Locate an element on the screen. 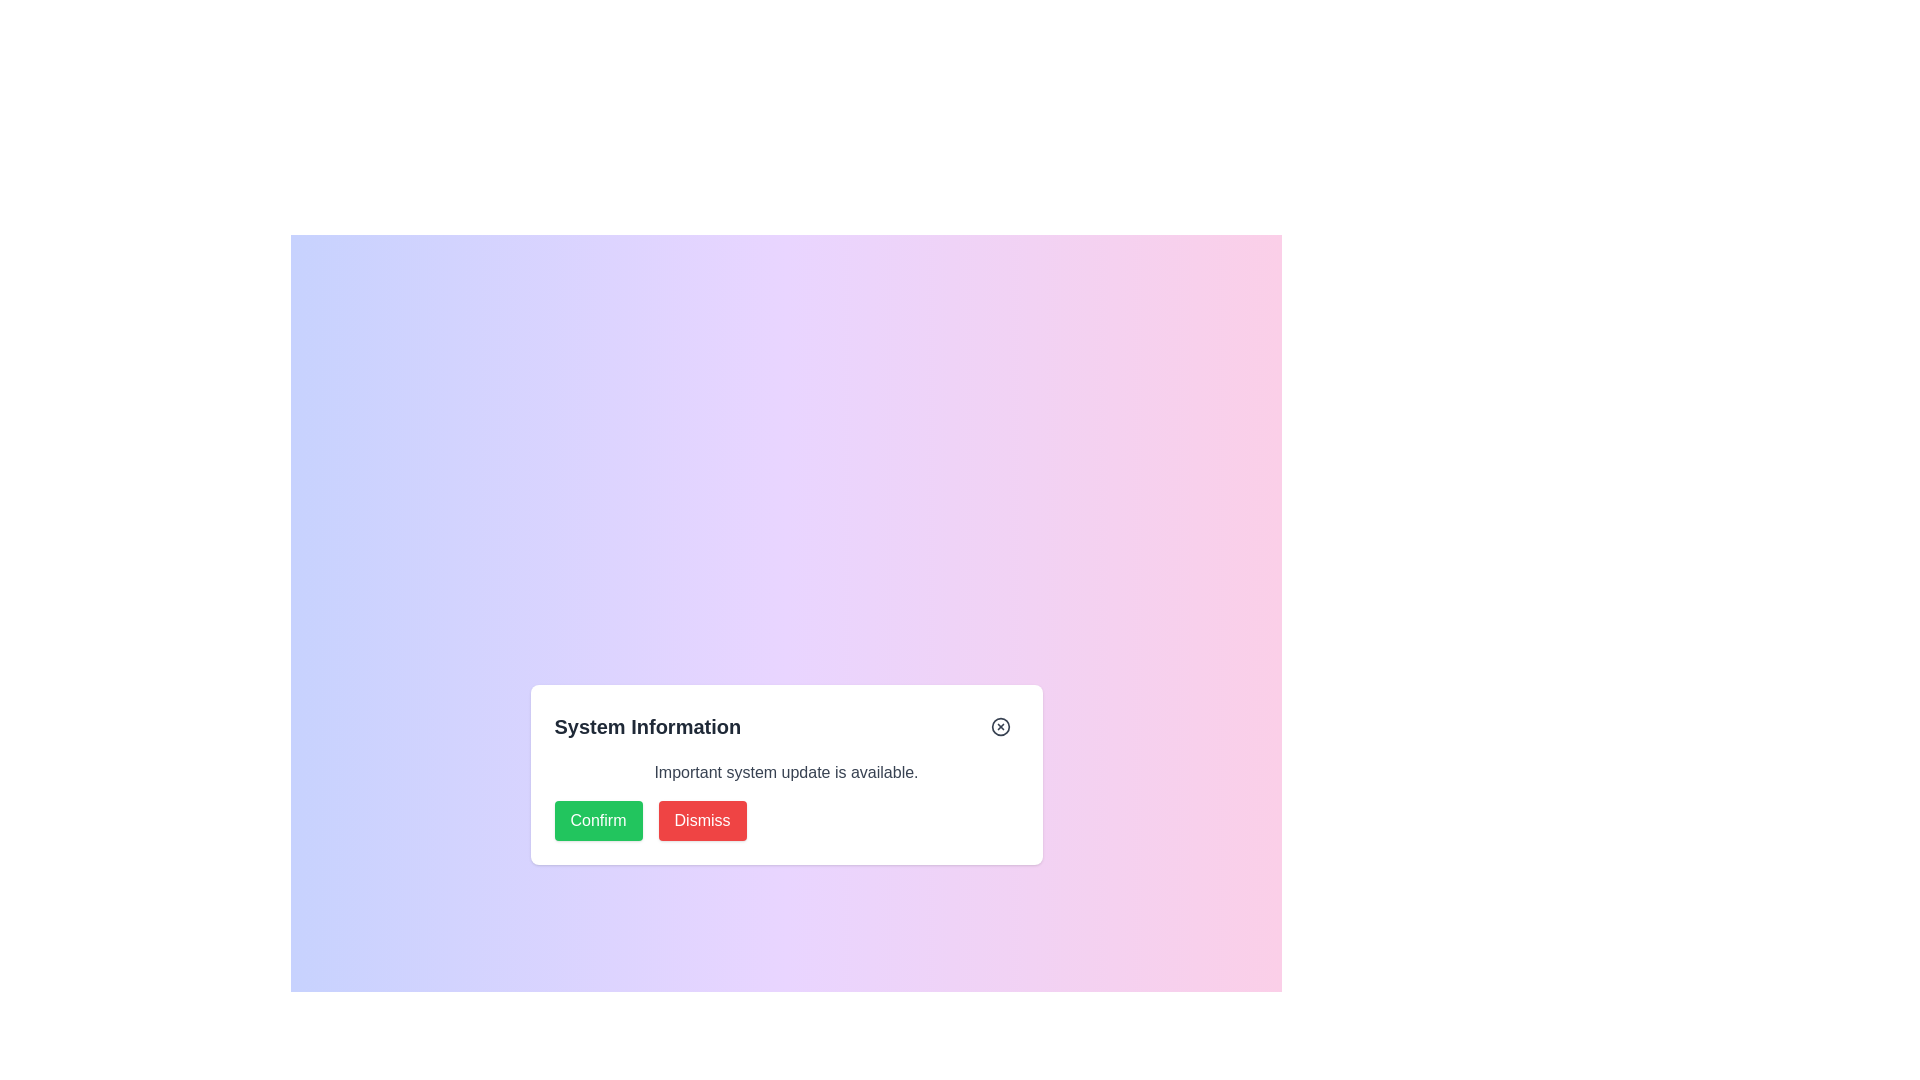 This screenshot has height=1080, width=1920. the confirm button located at the center bottom of the 'System Information' modal dialog, just below the 'Important system update is available.' message to confirm the action is located at coordinates (597, 821).